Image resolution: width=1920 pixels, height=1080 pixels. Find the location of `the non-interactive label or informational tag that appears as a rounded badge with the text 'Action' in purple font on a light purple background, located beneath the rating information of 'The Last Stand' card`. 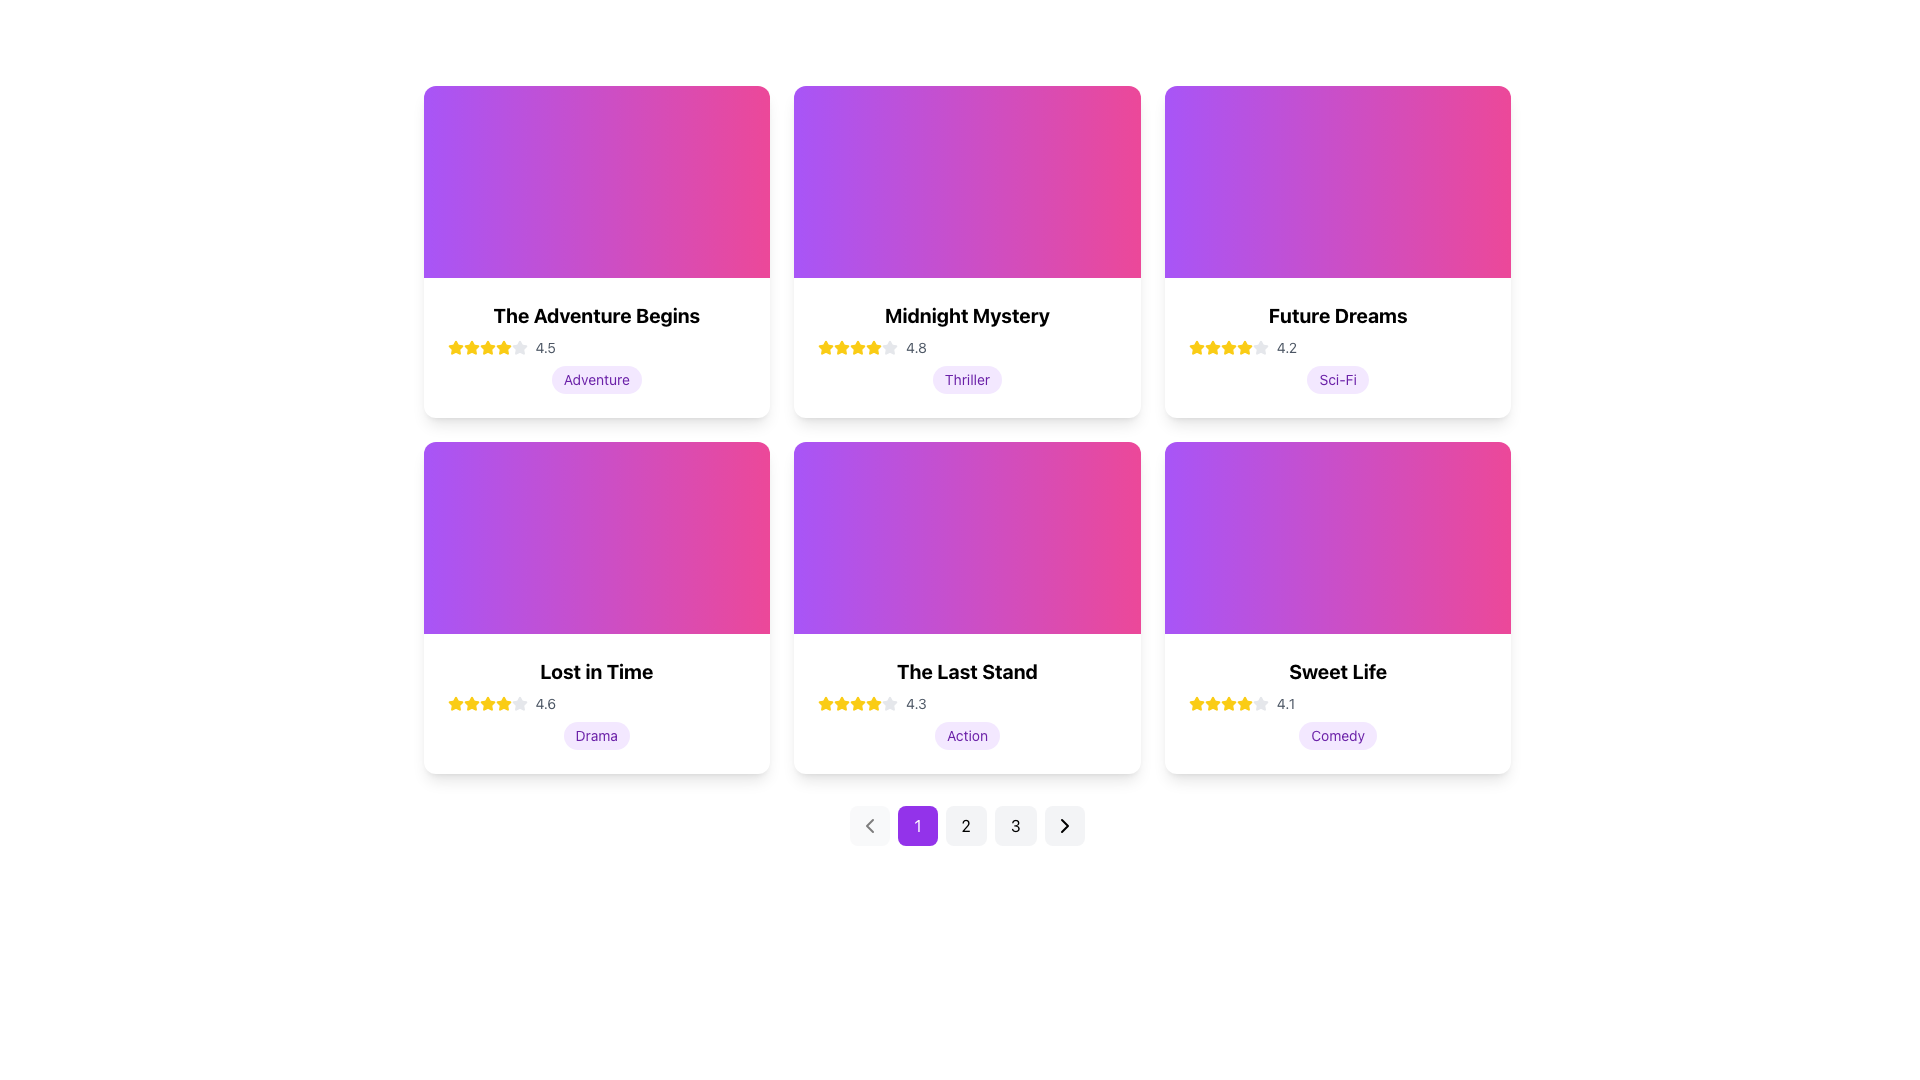

the non-interactive label or informational tag that appears as a rounded badge with the text 'Action' in purple font on a light purple background, located beneath the rating information of 'The Last Stand' card is located at coordinates (967, 736).